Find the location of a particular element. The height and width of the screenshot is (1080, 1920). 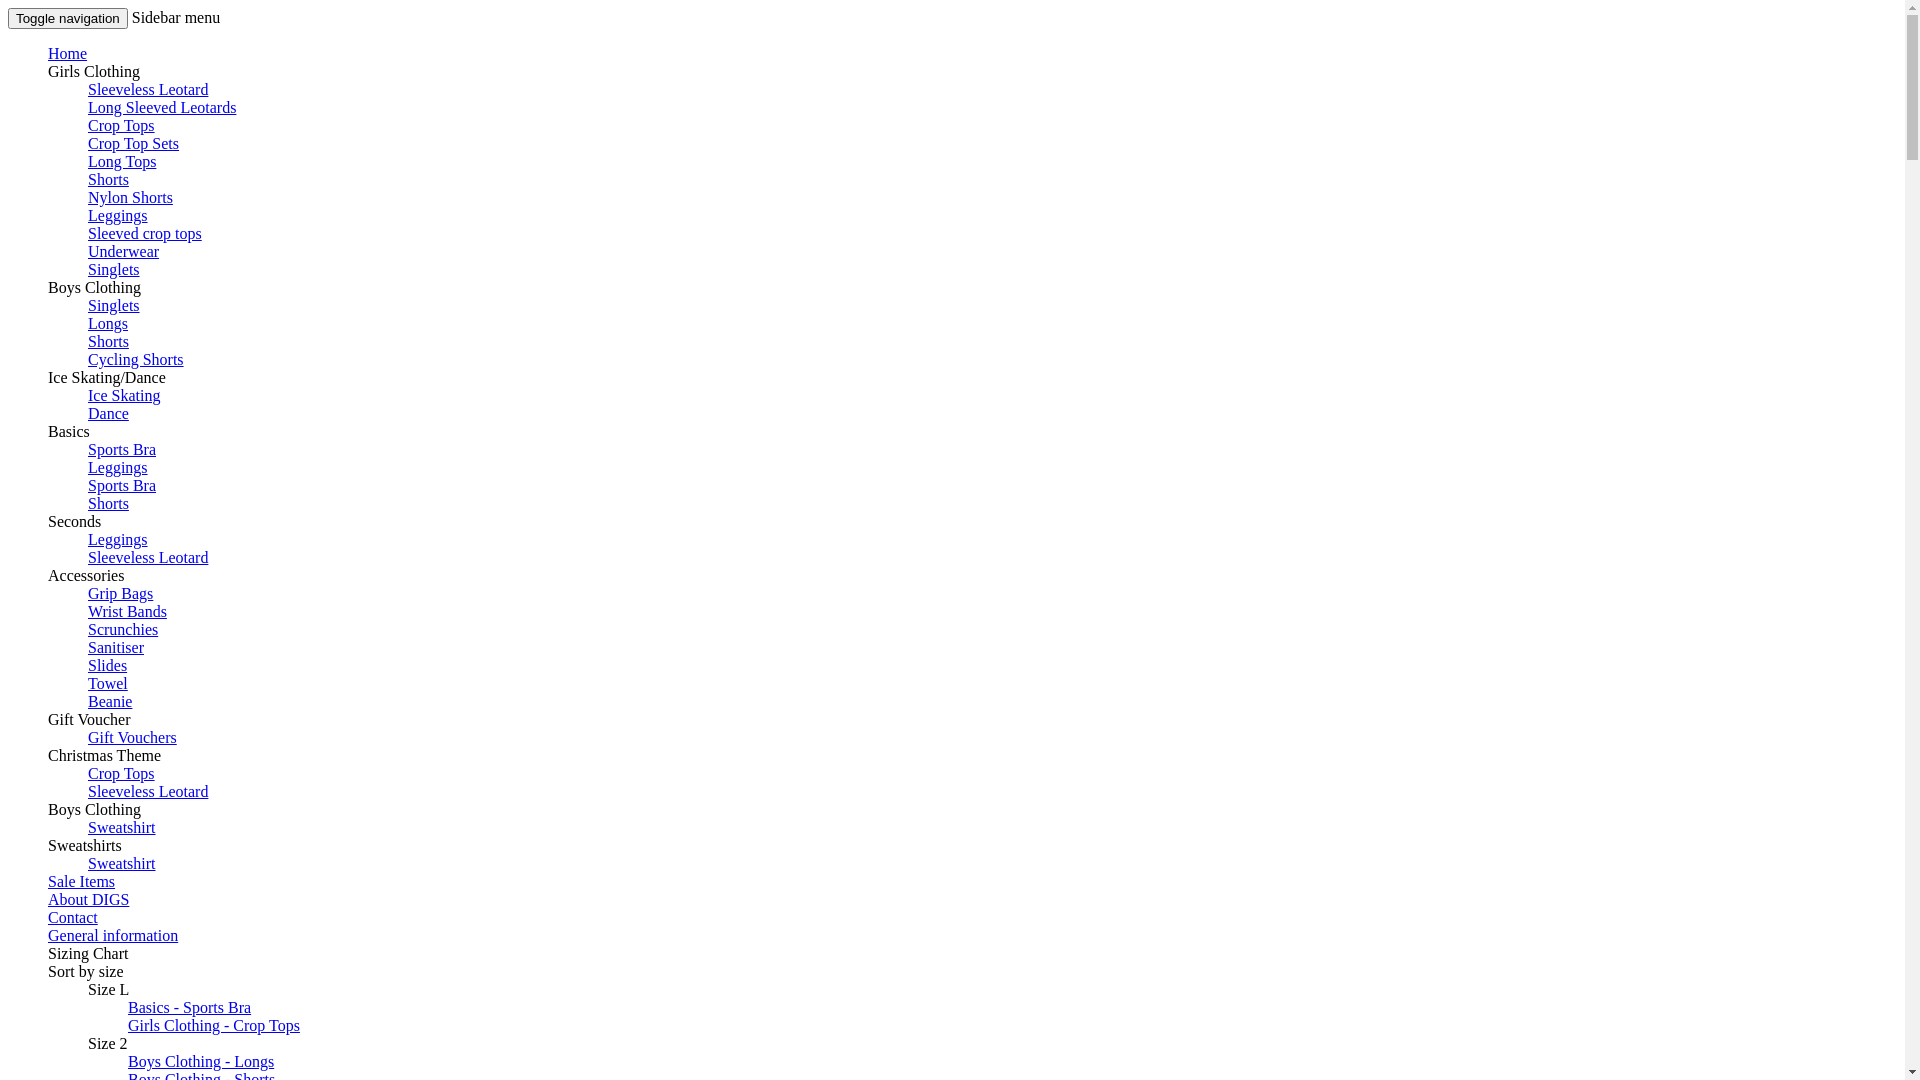

'Nylon Shorts' is located at coordinates (86, 197).